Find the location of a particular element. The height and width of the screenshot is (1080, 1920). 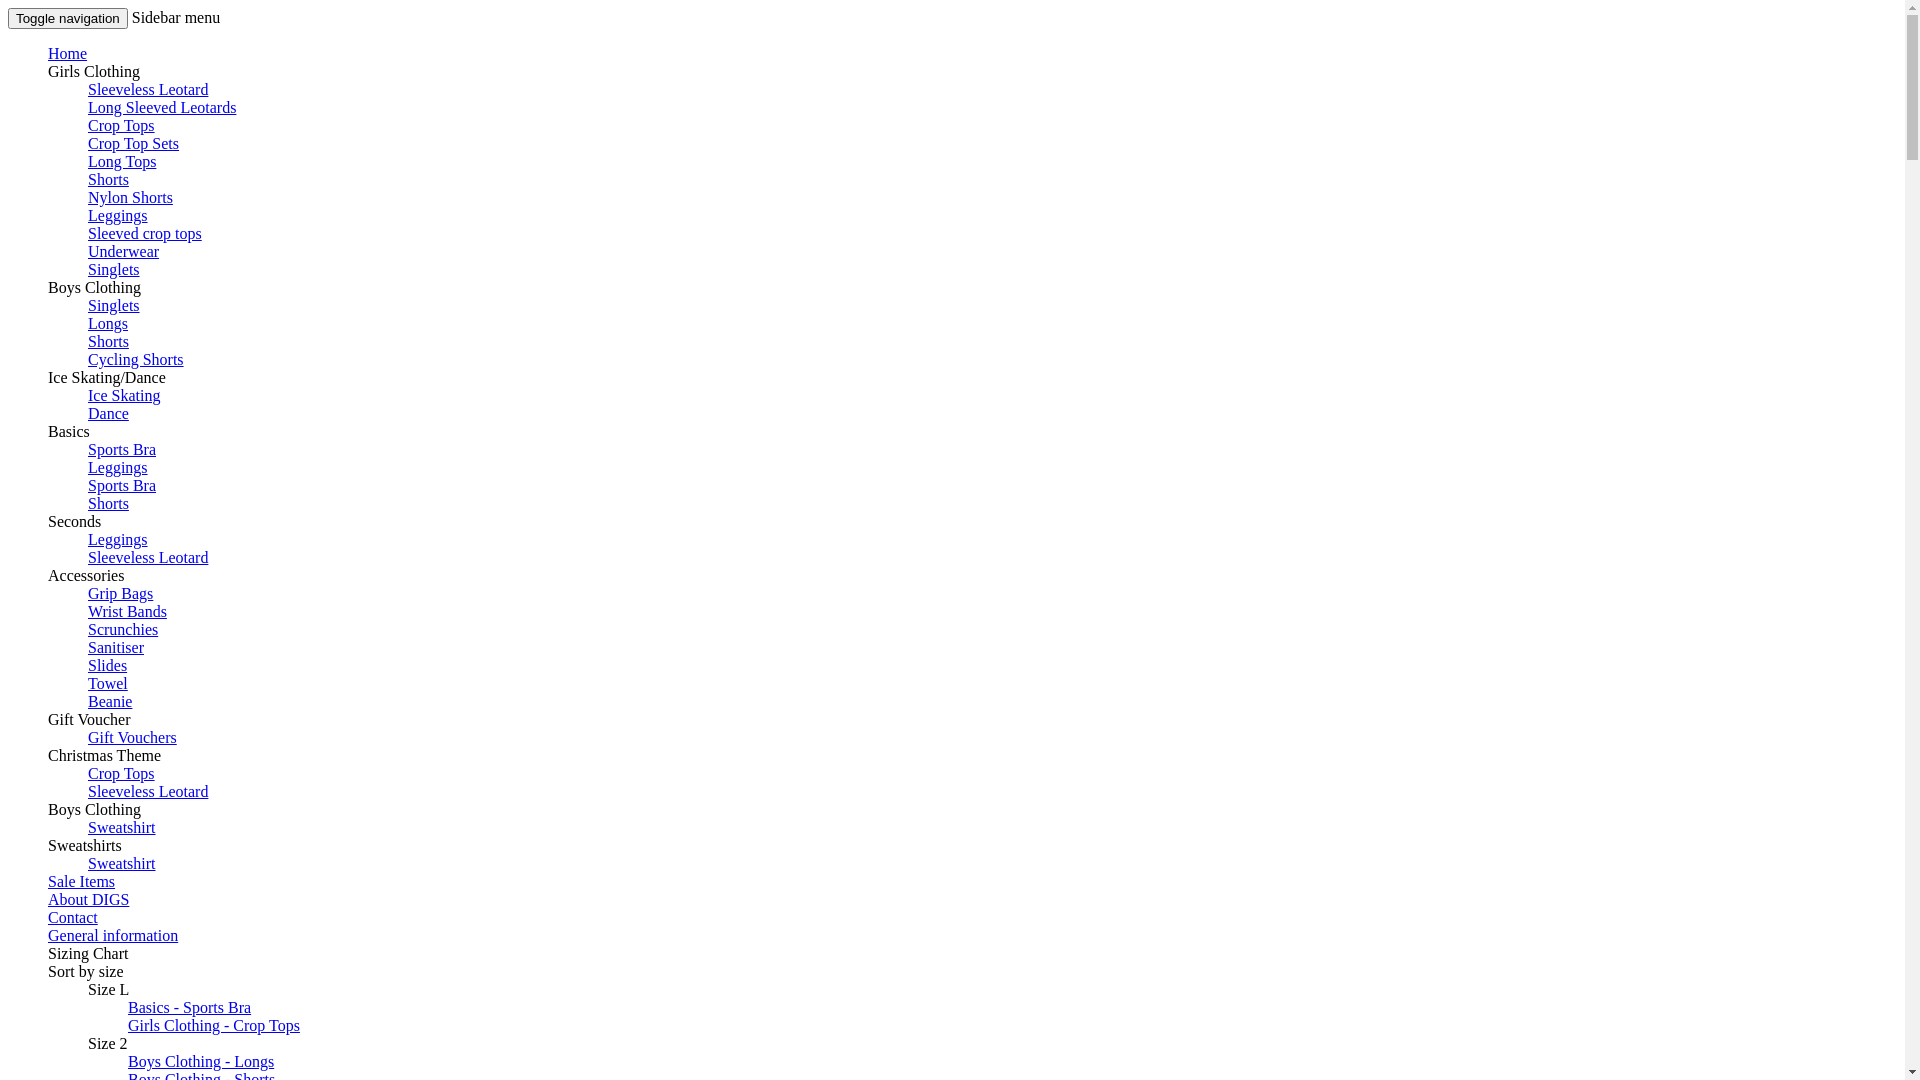

'Nylon Shorts' is located at coordinates (86, 197).